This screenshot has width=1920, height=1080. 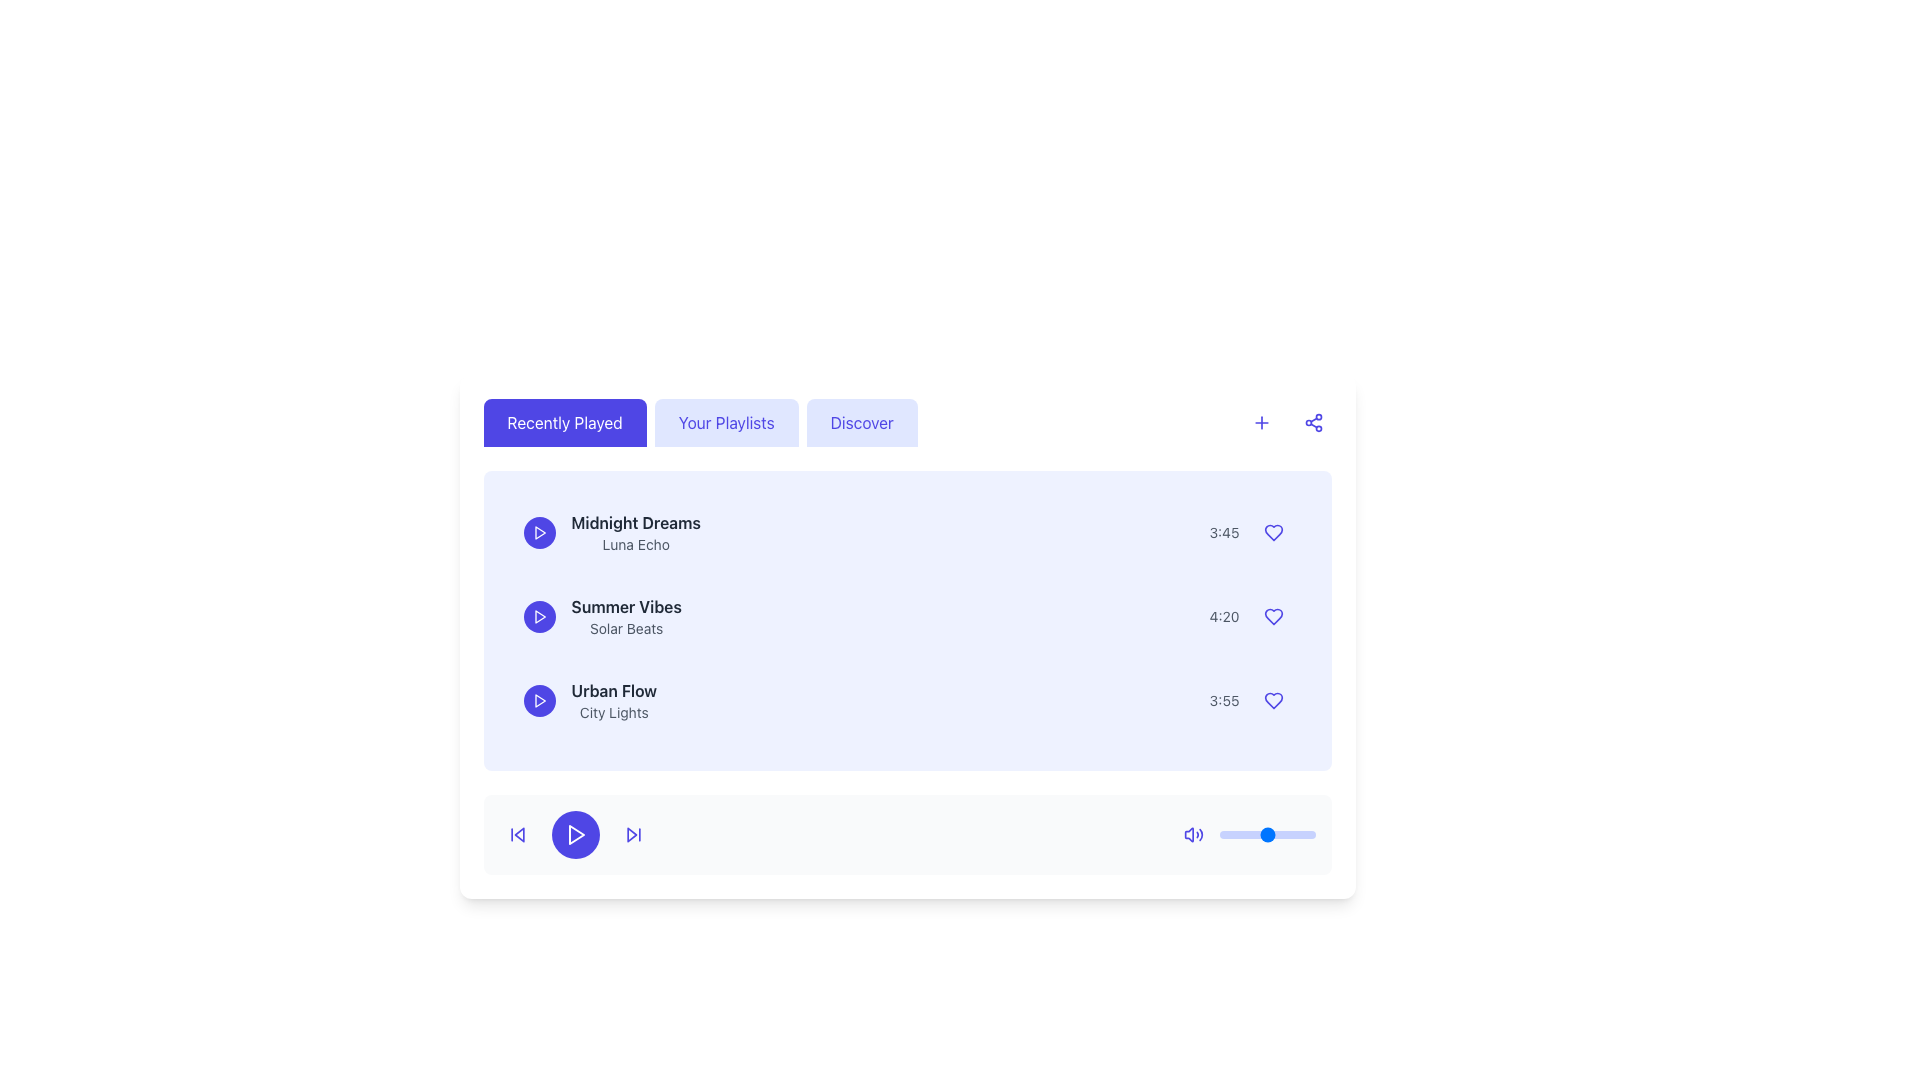 What do you see at coordinates (862, 422) in the screenshot?
I see `the 'Discover' button, which is a rectangular button with rounded corners, light indigo background, and indigo text, located at the rightmost position in the navigation bar` at bounding box center [862, 422].